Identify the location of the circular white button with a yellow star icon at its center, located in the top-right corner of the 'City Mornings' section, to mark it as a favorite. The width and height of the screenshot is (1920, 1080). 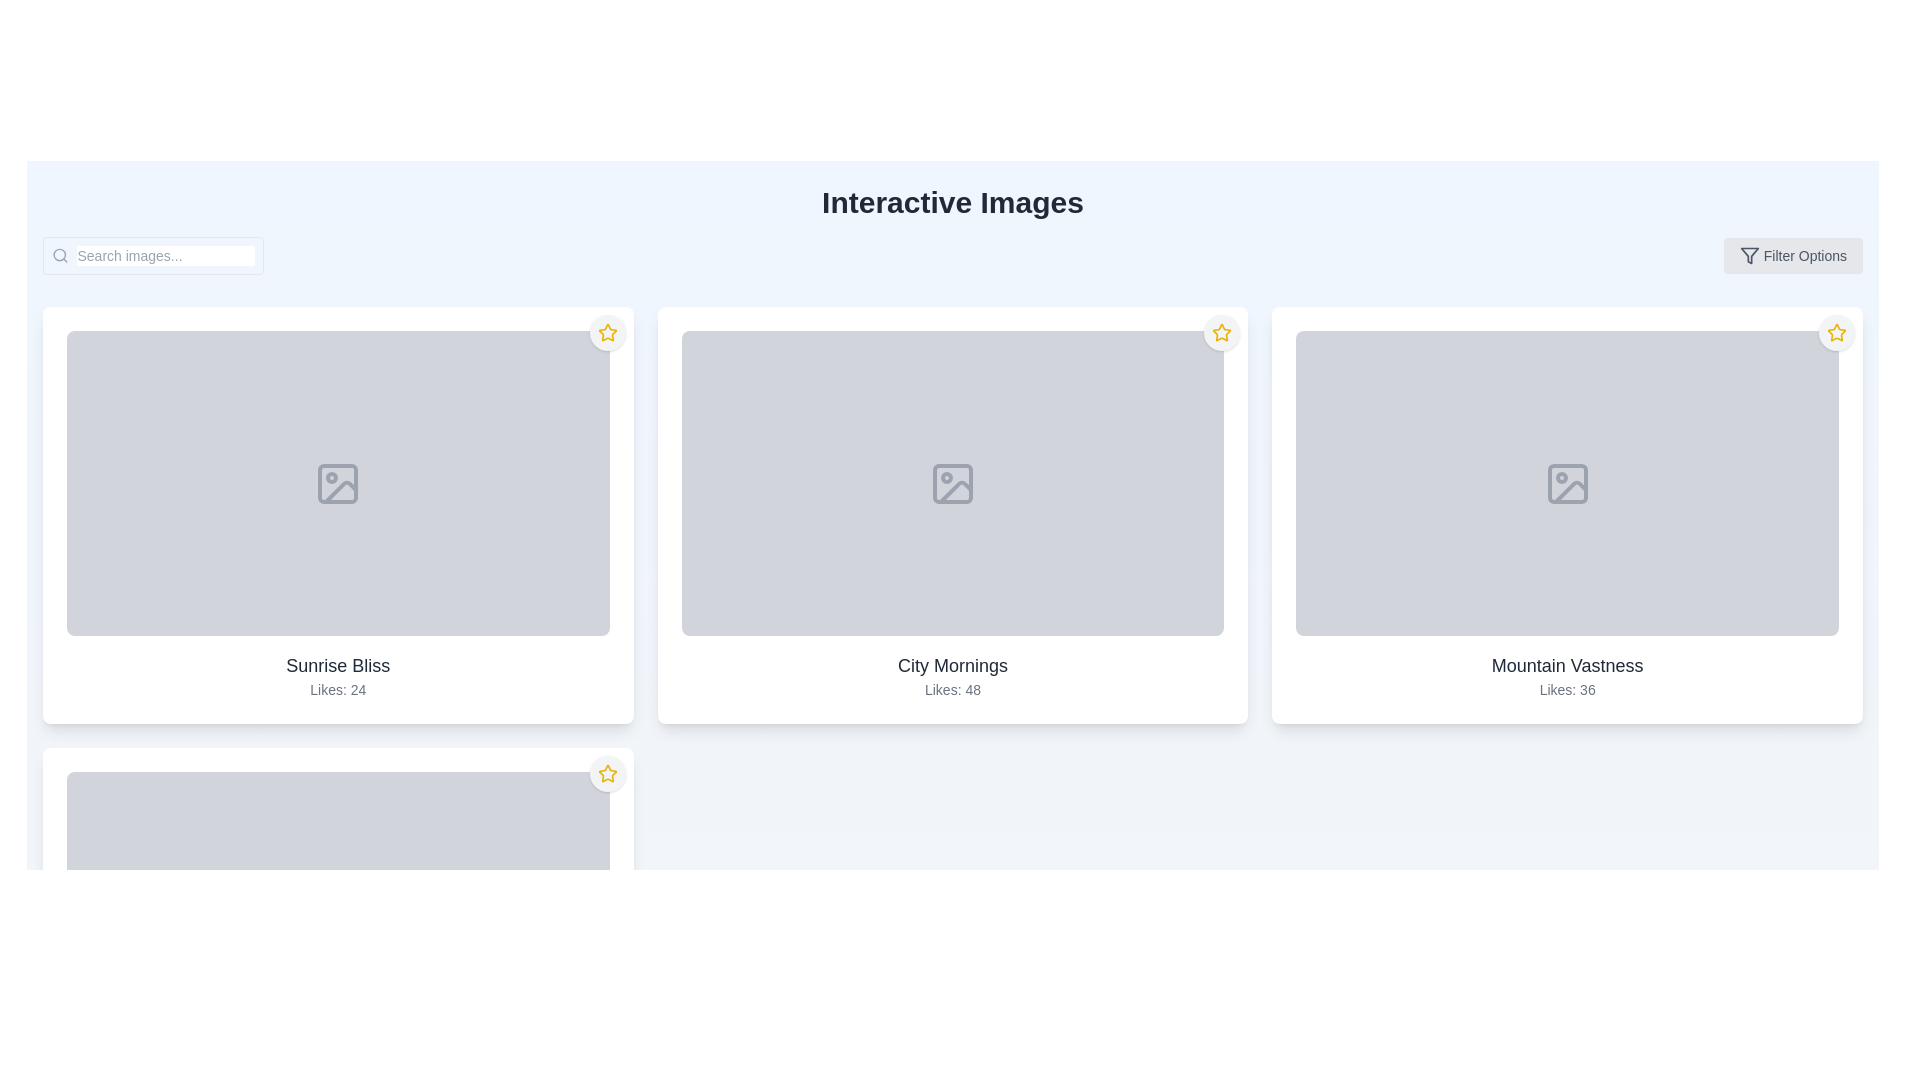
(1221, 331).